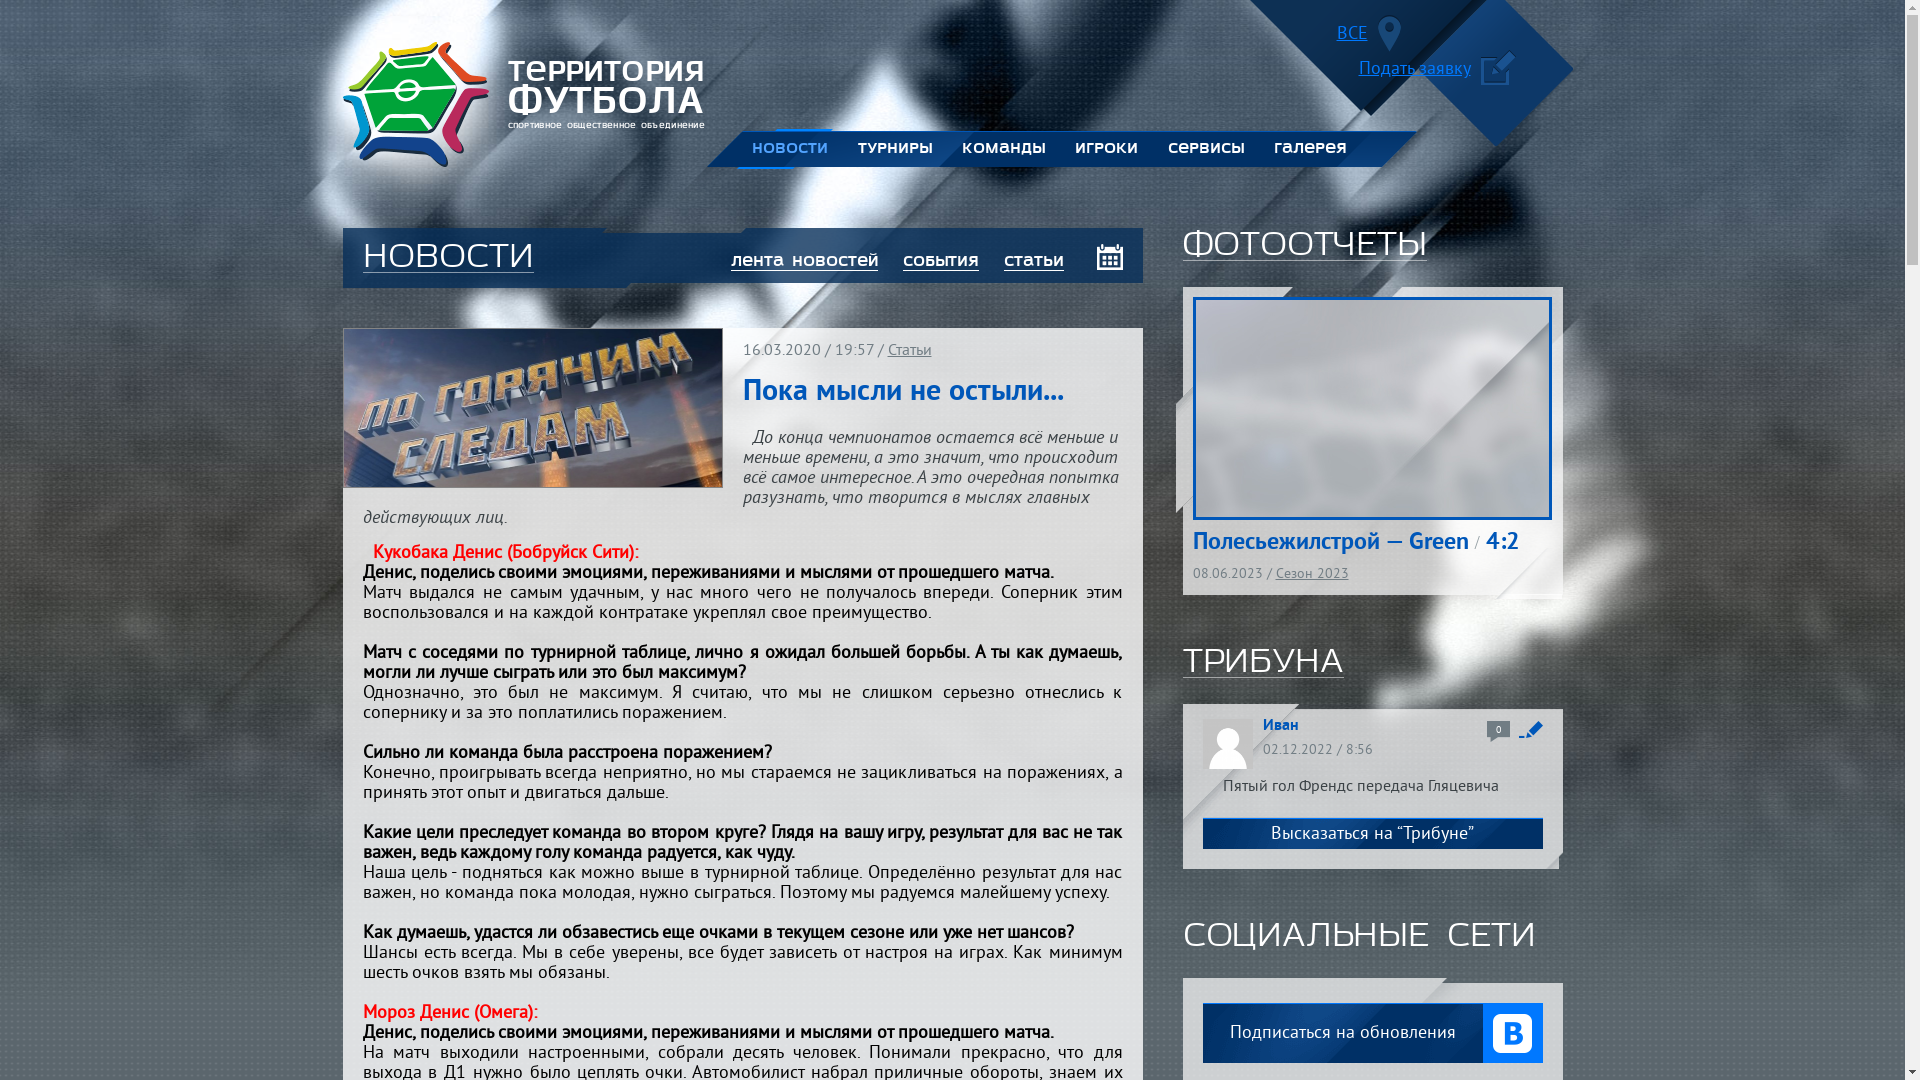  What do you see at coordinates (1486, 731) in the screenshot?
I see `'0'` at bounding box center [1486, 731].